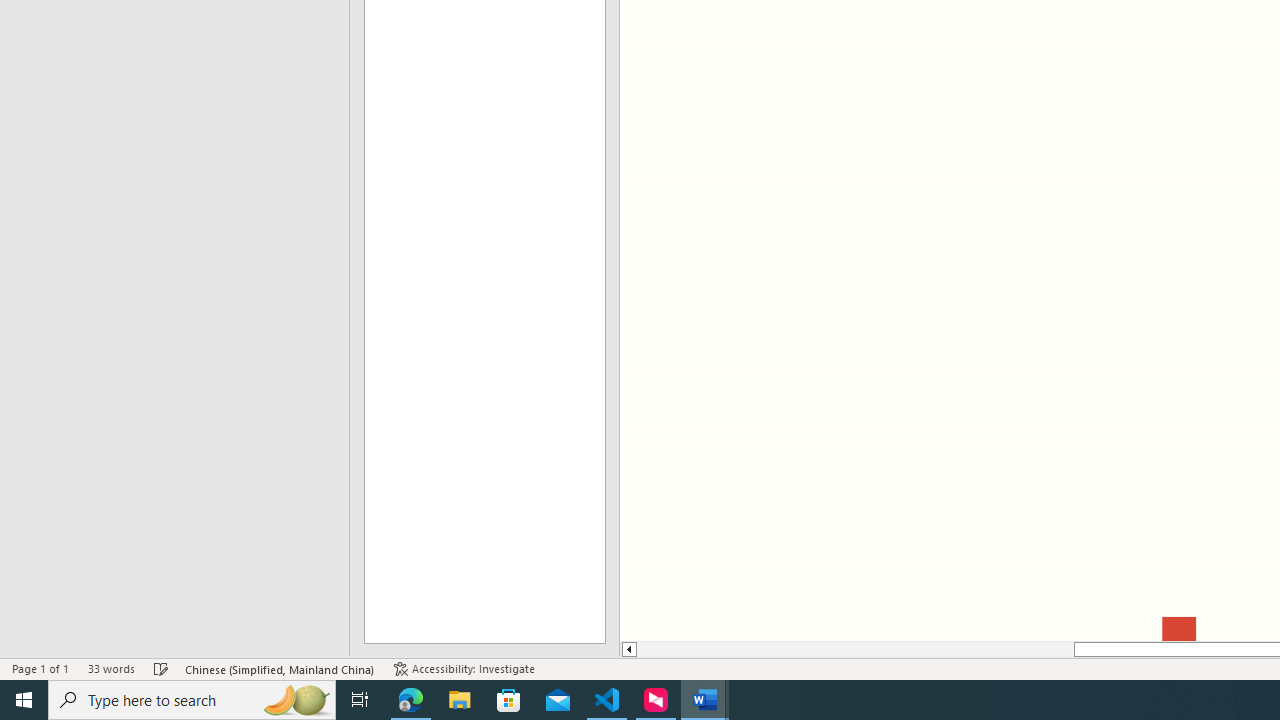 The image size is (1280, 720). Describe the element at coordinates (627, 649) in the screenshot. I see `'Column left'` at that location.